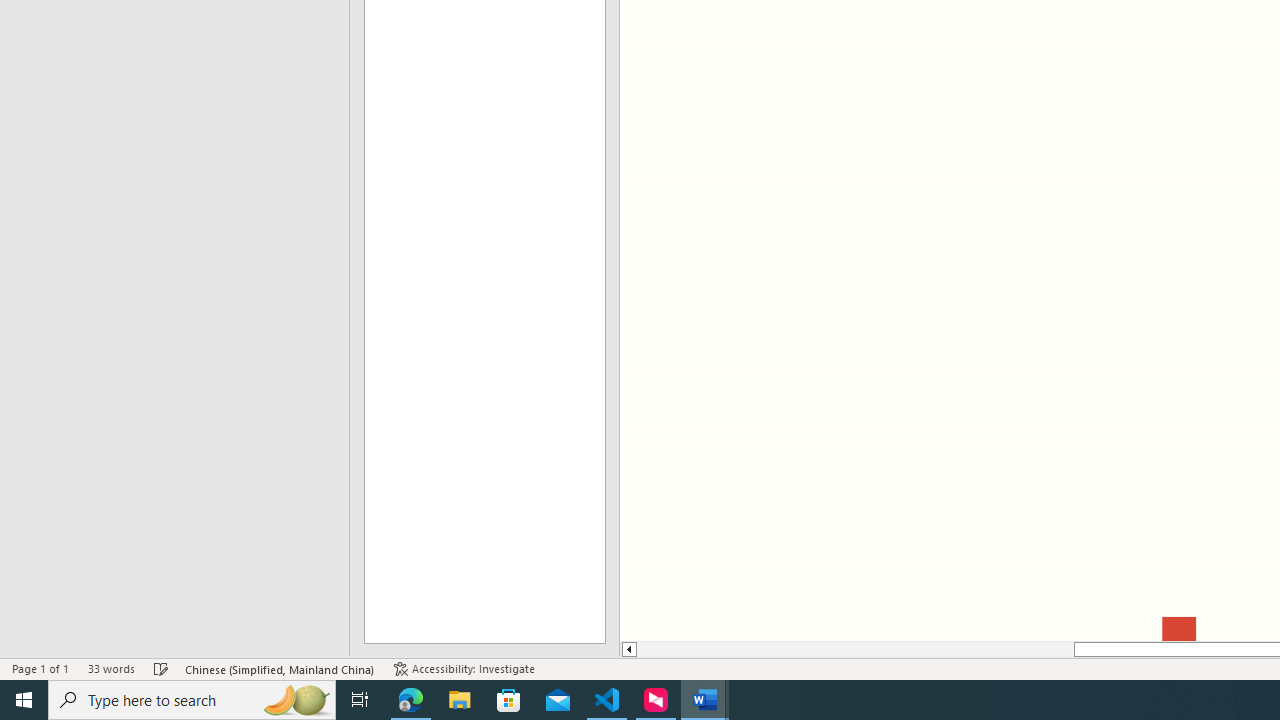 The image size is (1280, 720). Describe the element at coordinates (627, 649) in the screenshot. I see `'Column left'` at that location.